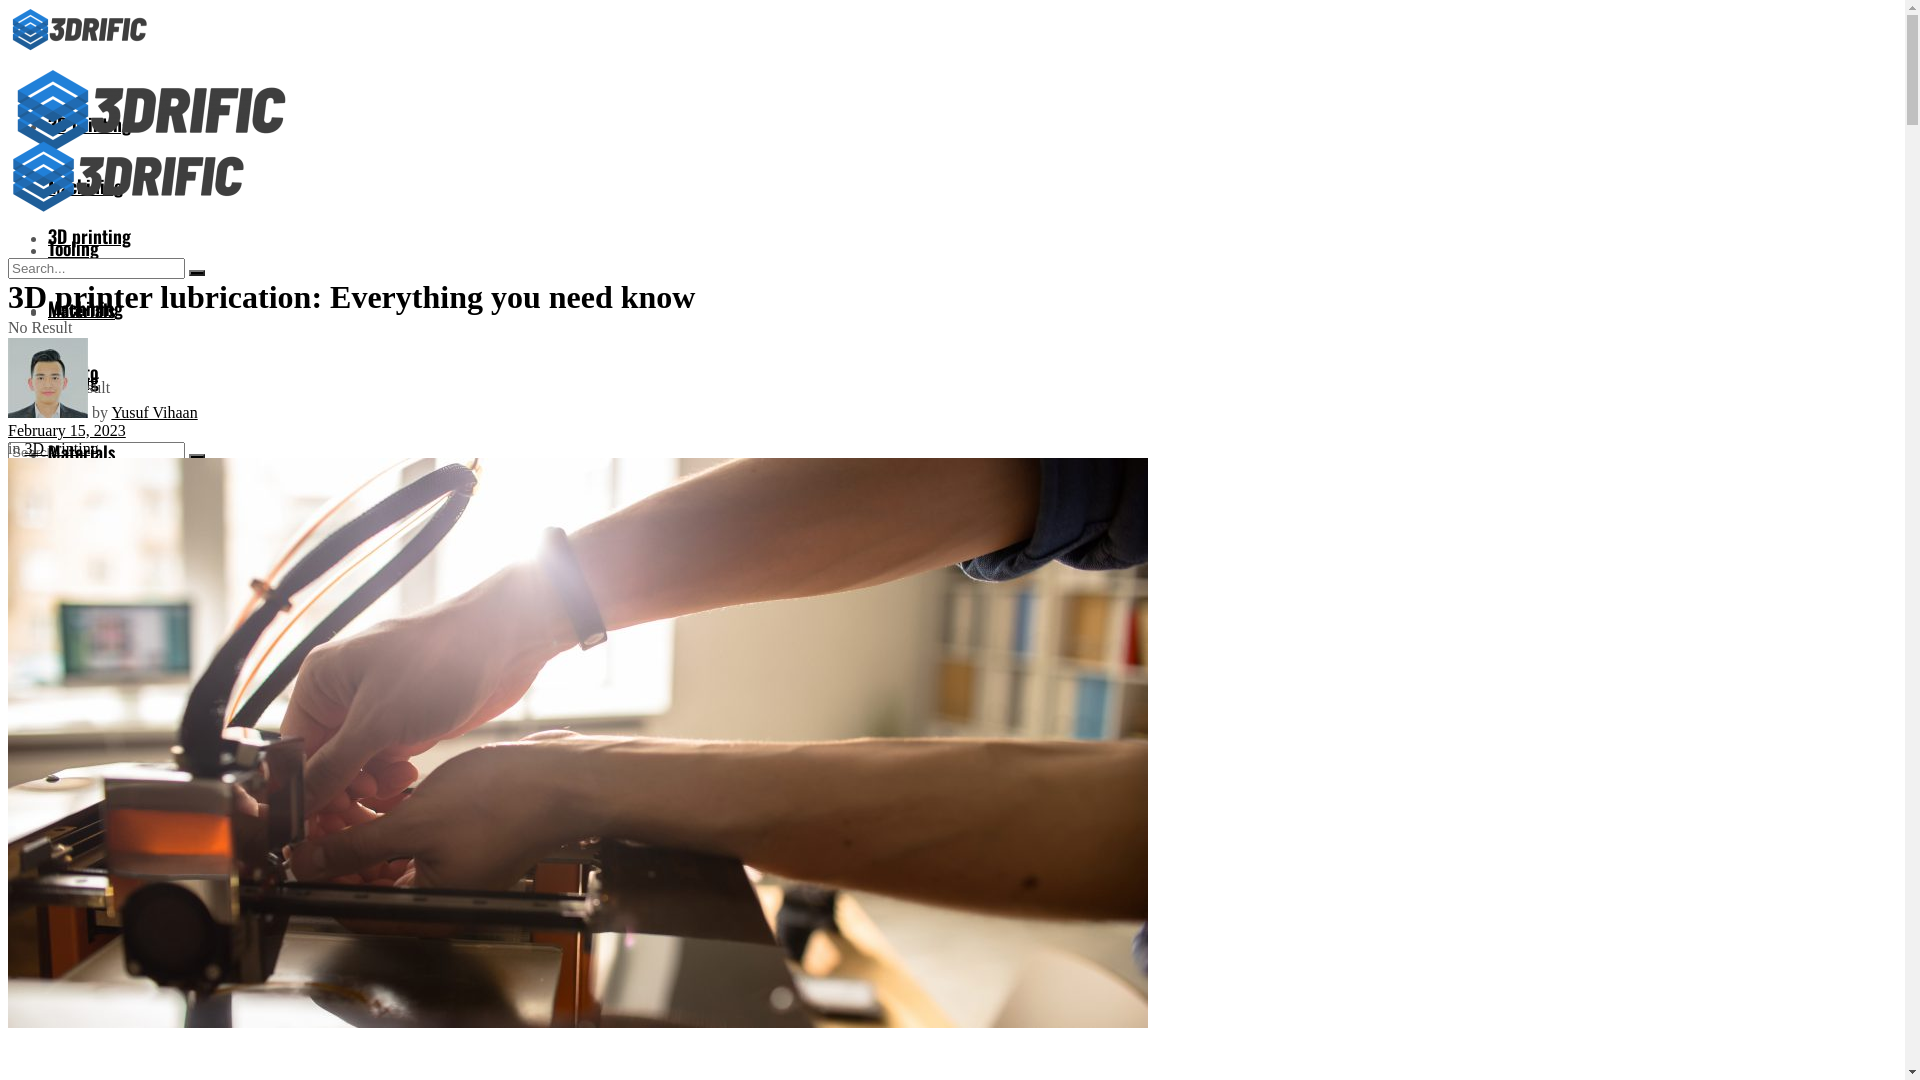 The image size is (1920, 1080). What do you see at coordinates (8, 429) in the screenshot?
I see `'February 15, 2023'` at bounding box center [8, 429].